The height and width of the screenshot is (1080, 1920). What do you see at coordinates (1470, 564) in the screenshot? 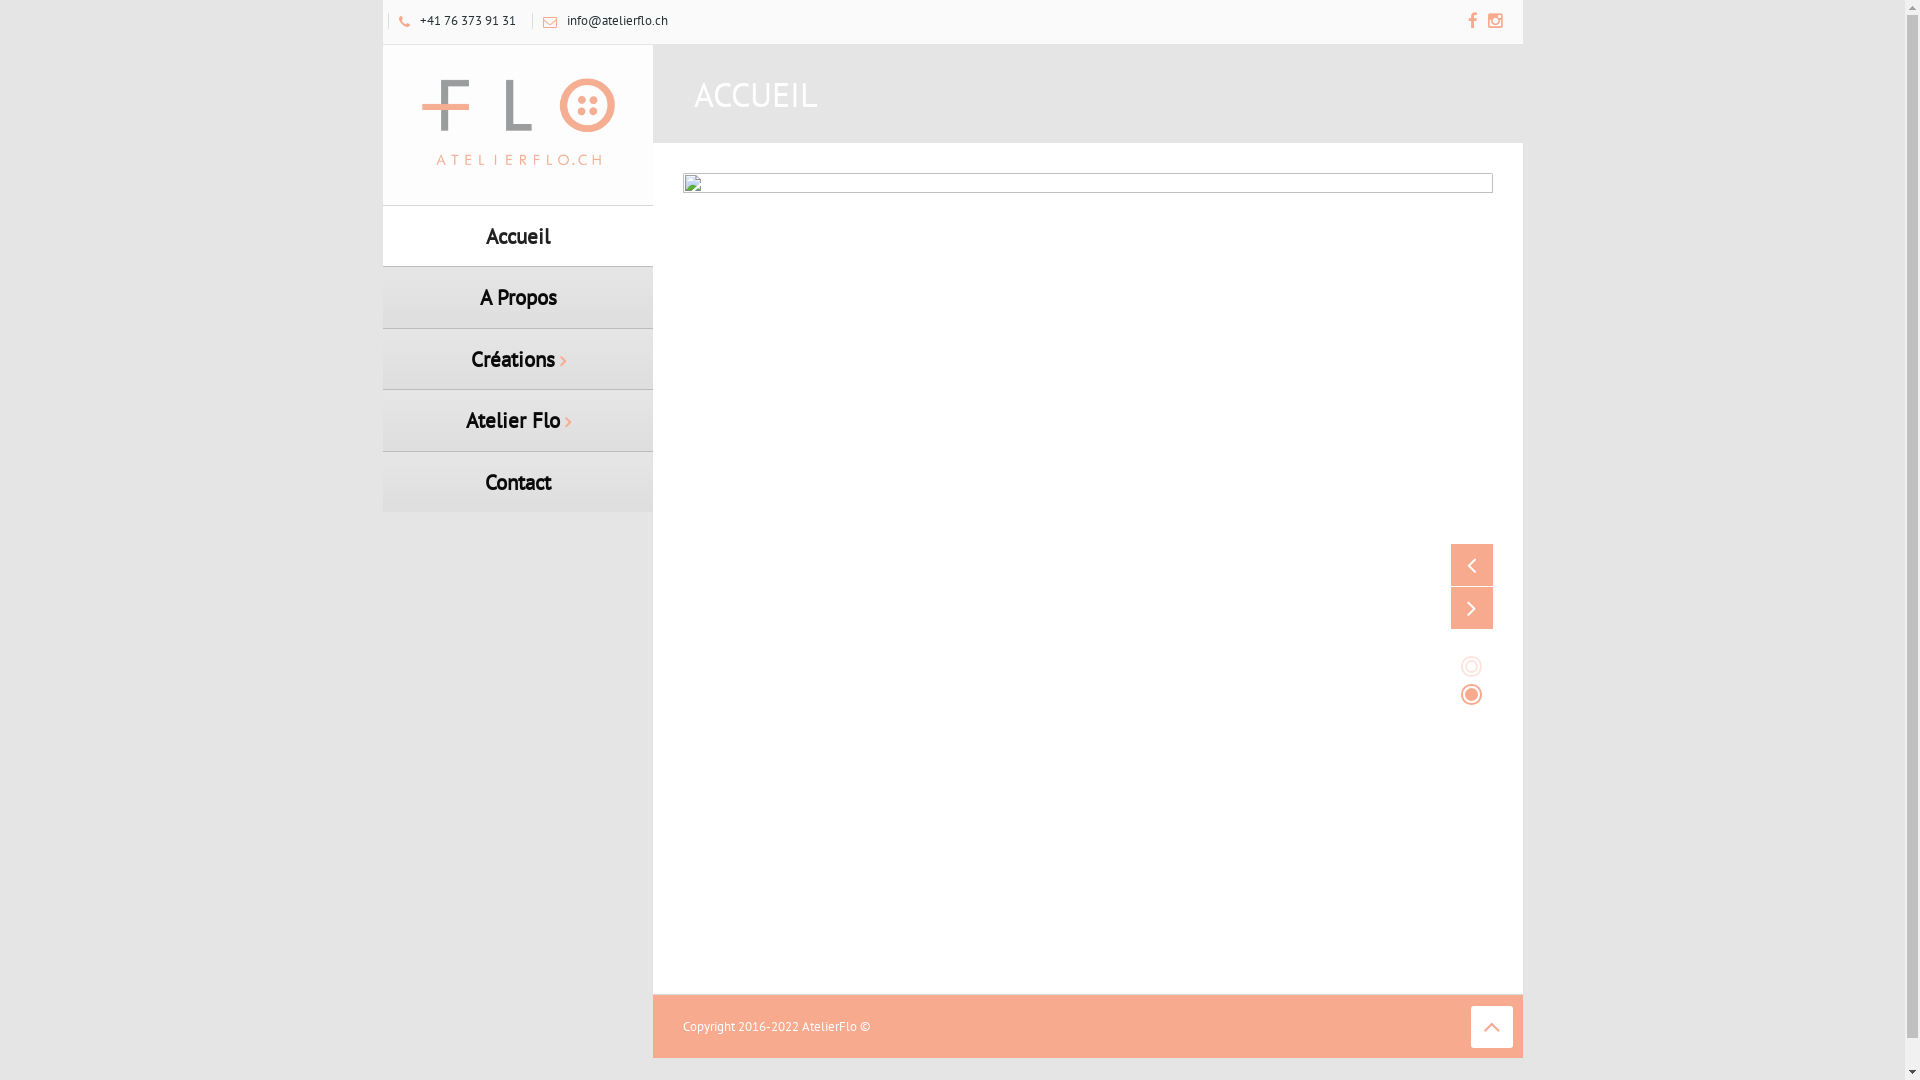
I see `'Previous'` at bounding box center [1470, 564].